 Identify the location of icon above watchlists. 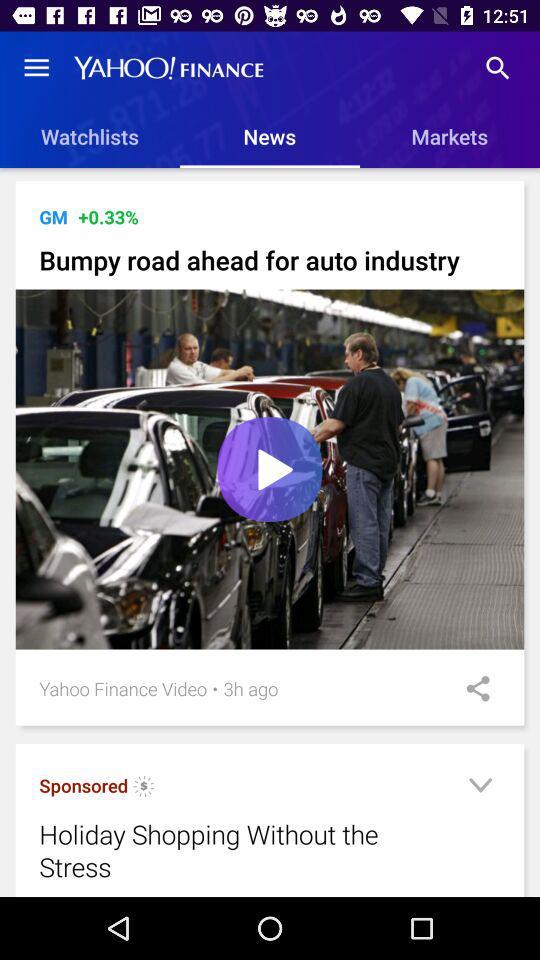
(36, 68).